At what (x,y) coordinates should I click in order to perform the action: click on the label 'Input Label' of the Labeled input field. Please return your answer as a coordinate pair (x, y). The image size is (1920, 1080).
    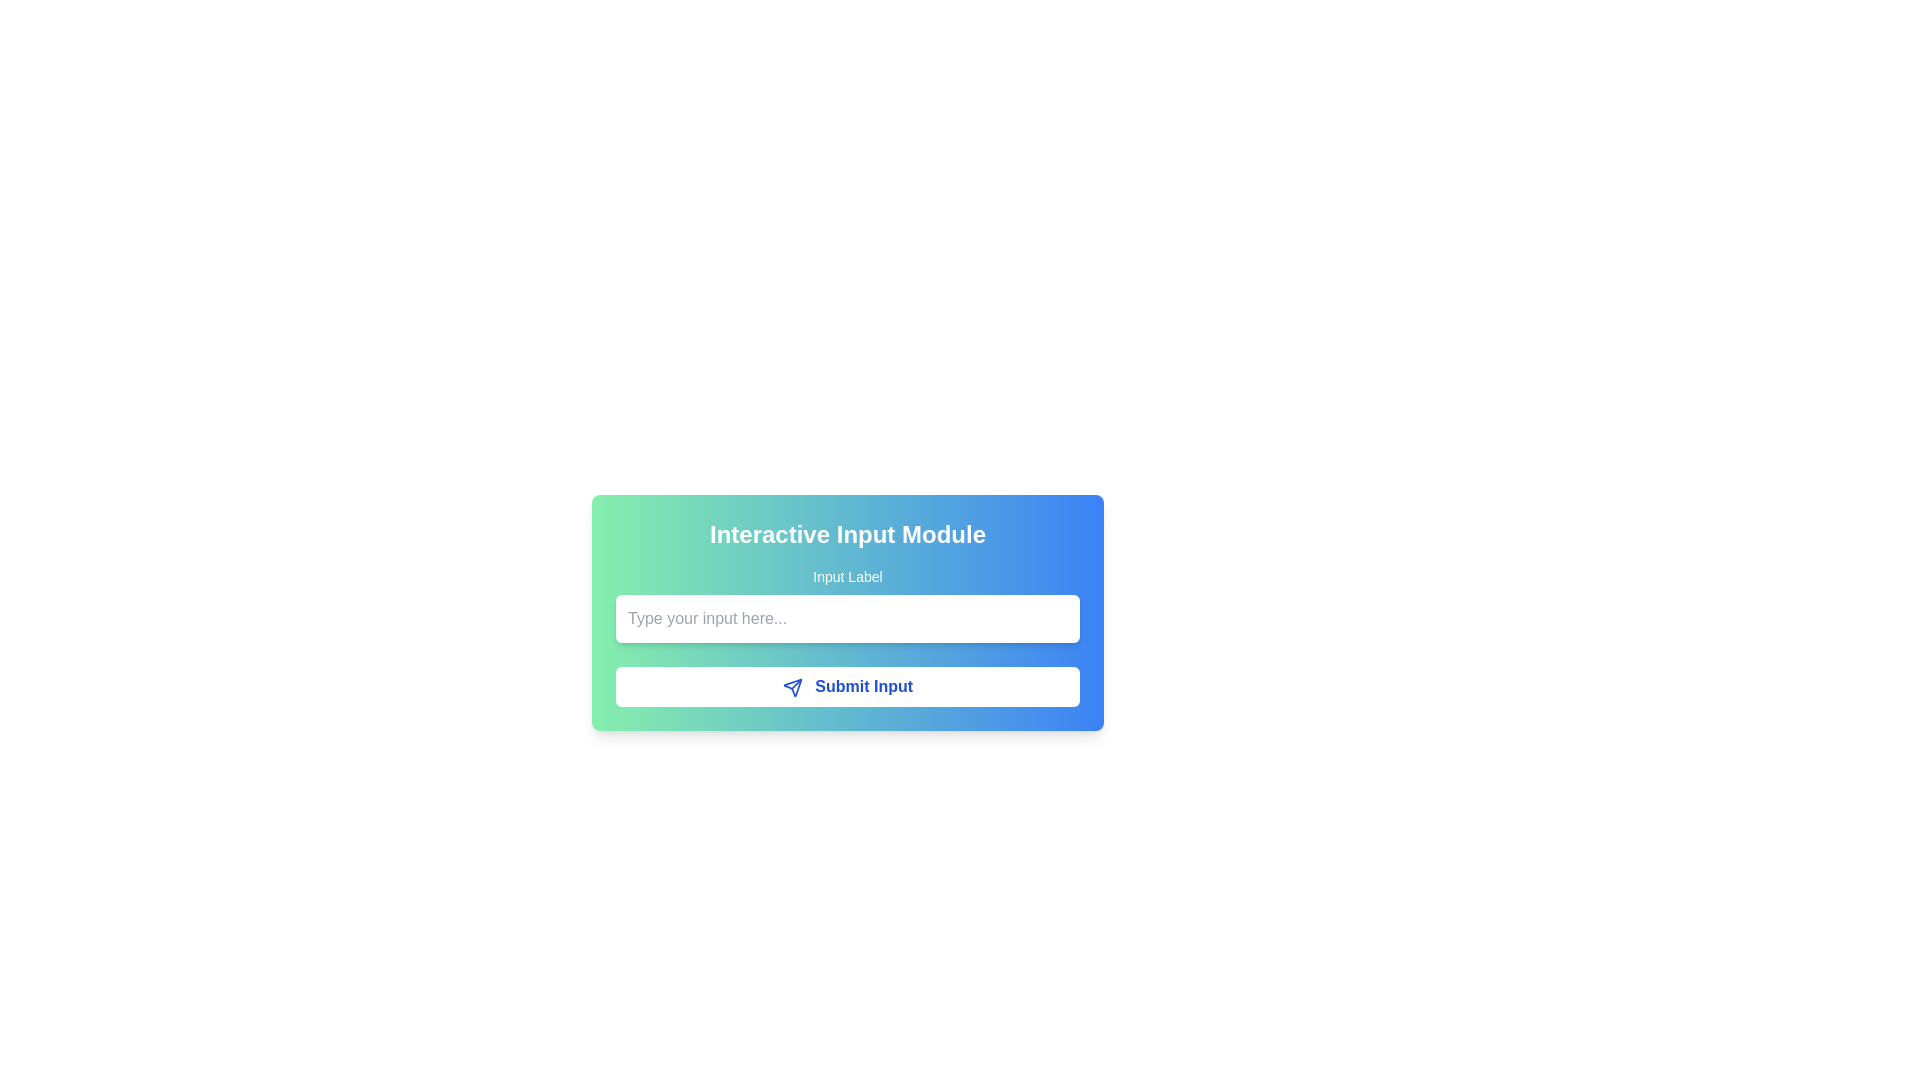
    Looking at the image, I should click on (848, 604).